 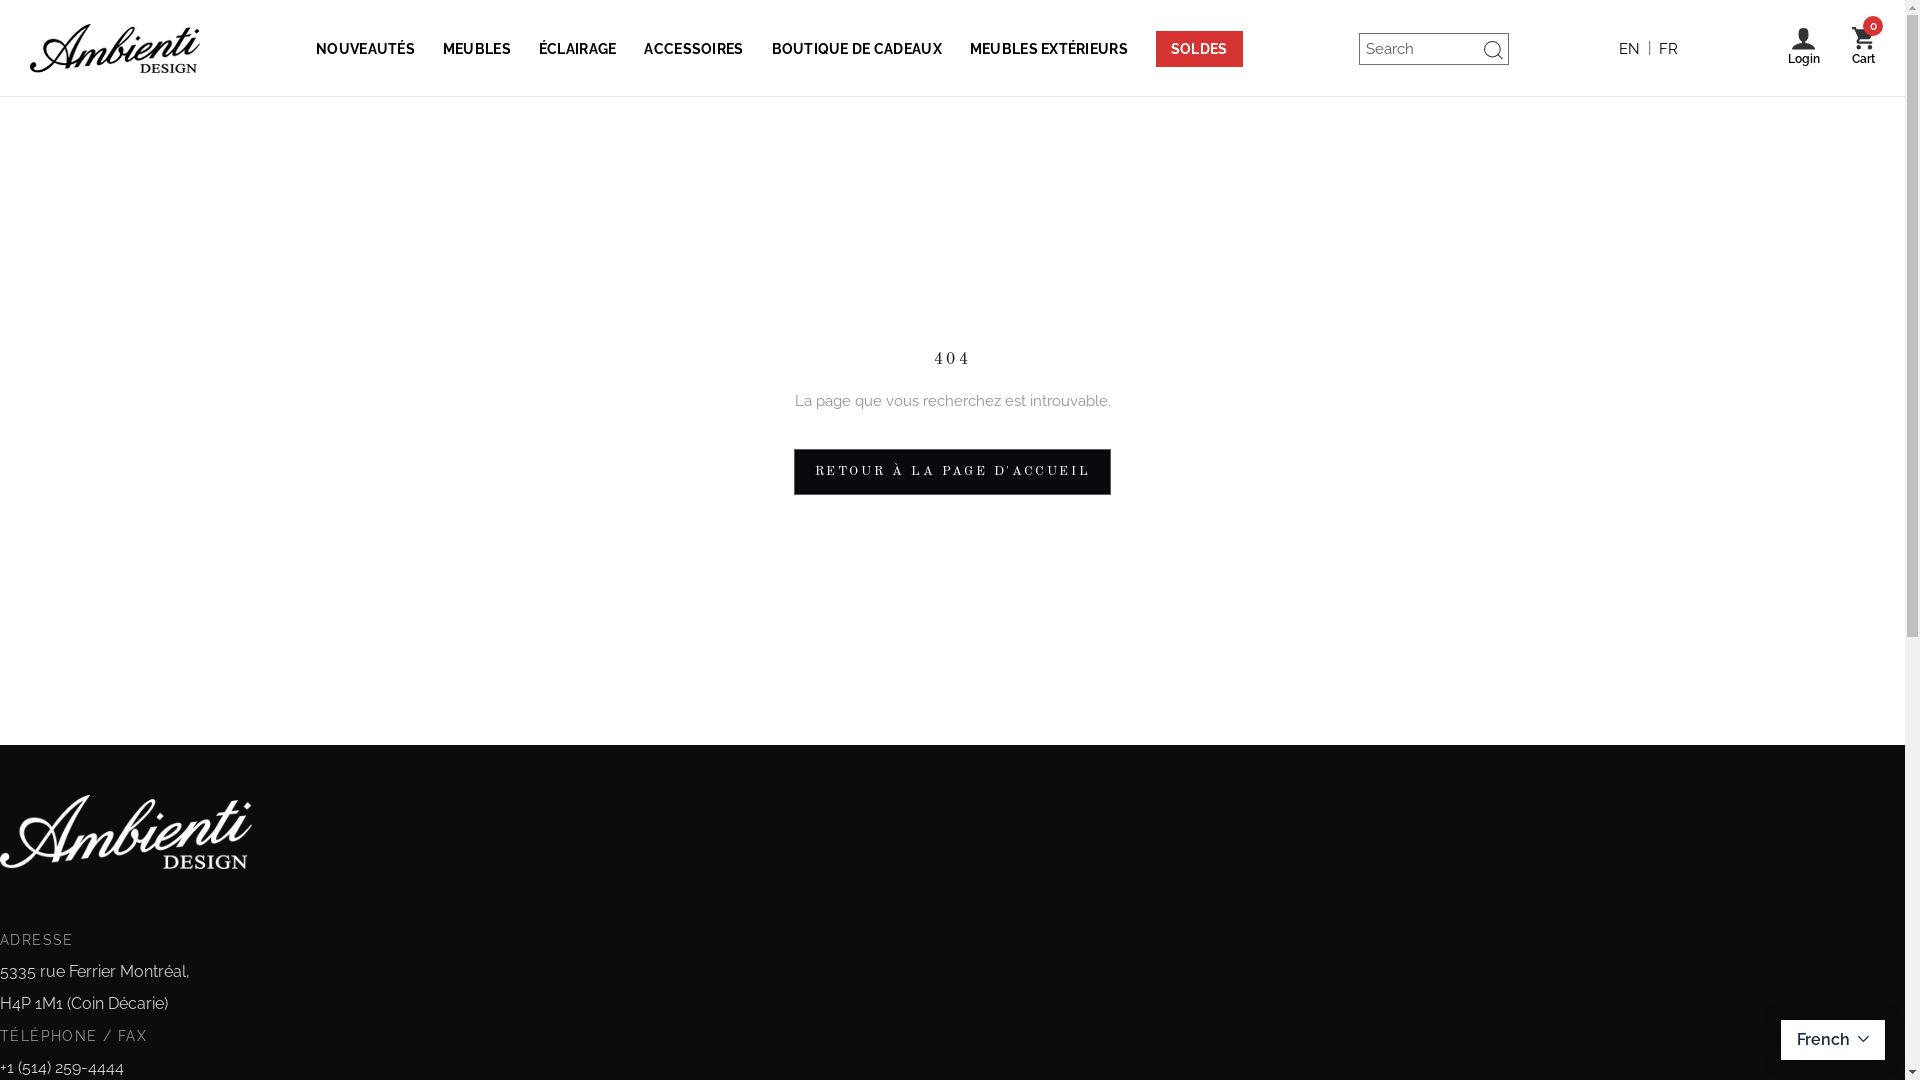 I want to click on 'MEUBLES, so click(x=475, y=46).